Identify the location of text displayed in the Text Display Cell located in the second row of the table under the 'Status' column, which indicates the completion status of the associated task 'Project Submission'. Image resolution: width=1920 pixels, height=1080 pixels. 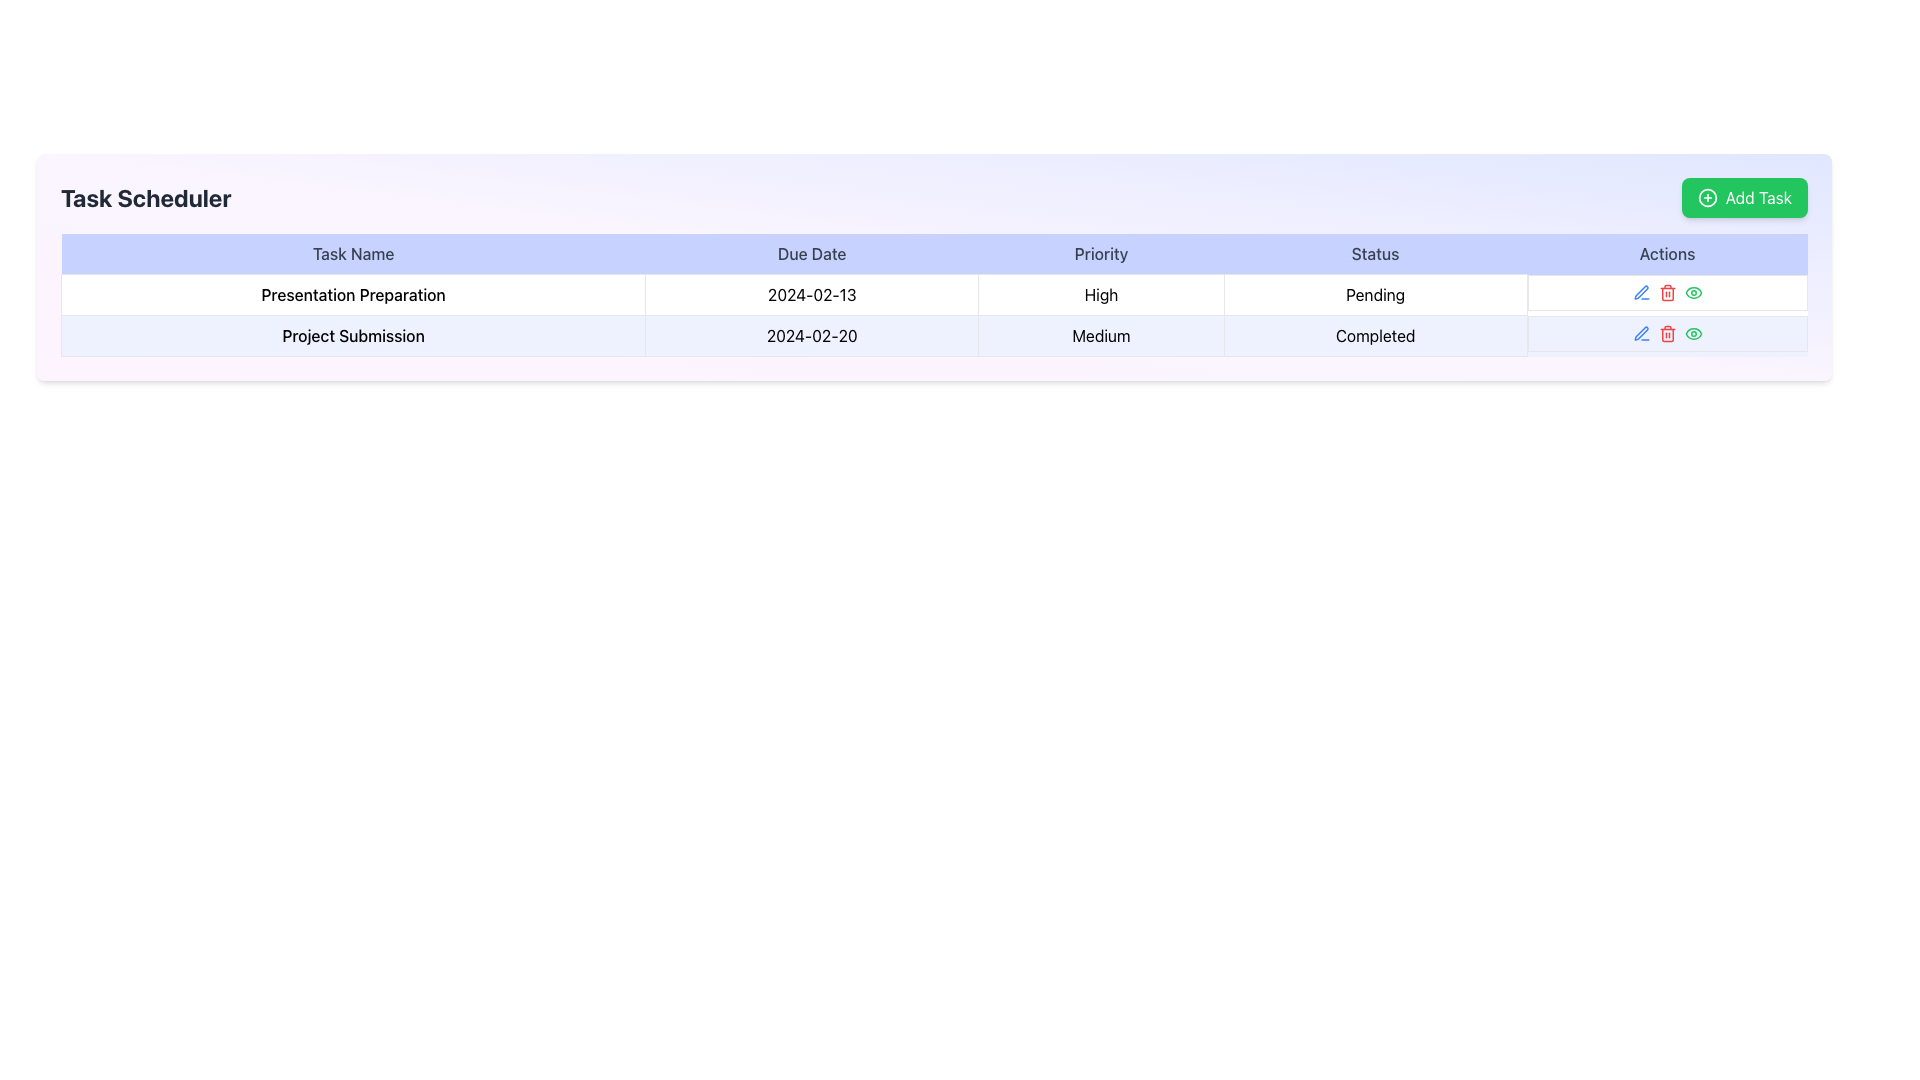
(1374, 334).